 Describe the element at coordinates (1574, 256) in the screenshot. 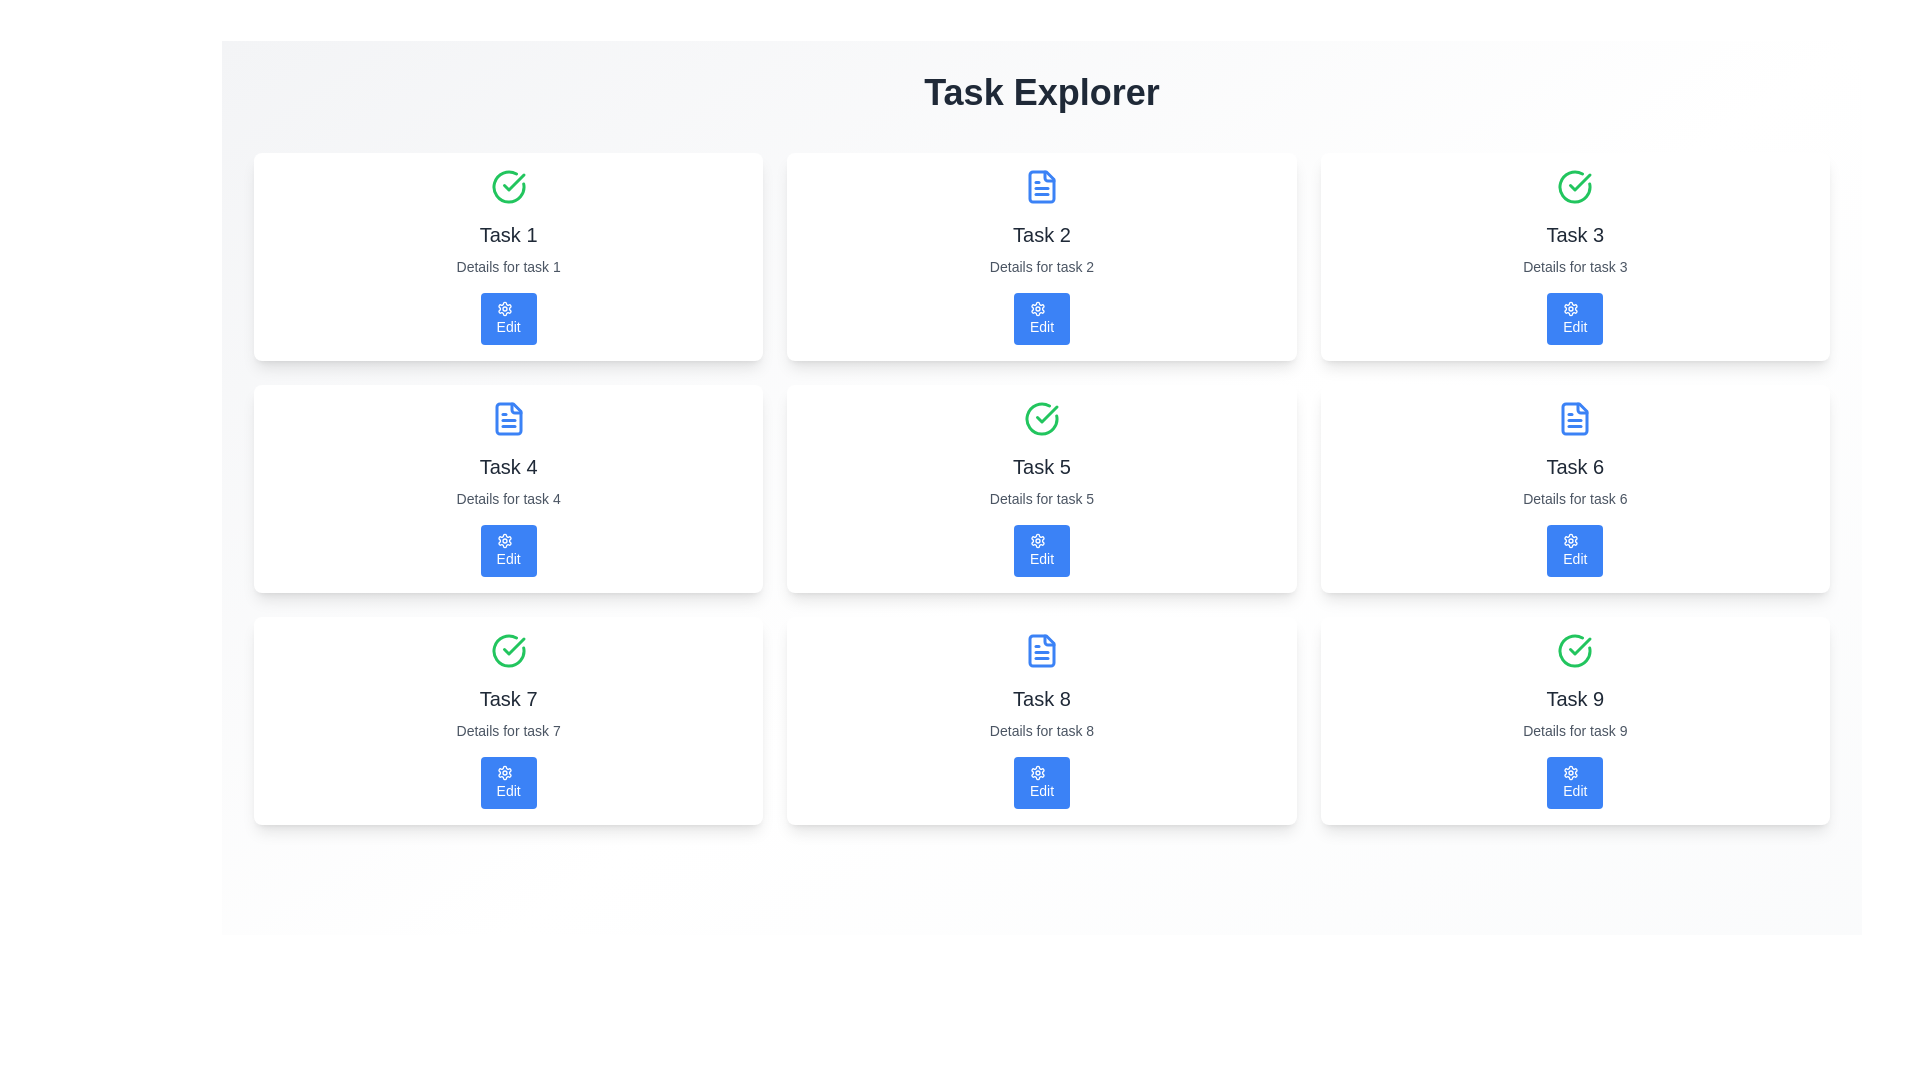

I see `the Card element that represents a specific task, located on the right side in the first row of a 3x3 grid layout, specifically the third card from the left, positioned above the card labeled 'Details for task 6'` at that location.